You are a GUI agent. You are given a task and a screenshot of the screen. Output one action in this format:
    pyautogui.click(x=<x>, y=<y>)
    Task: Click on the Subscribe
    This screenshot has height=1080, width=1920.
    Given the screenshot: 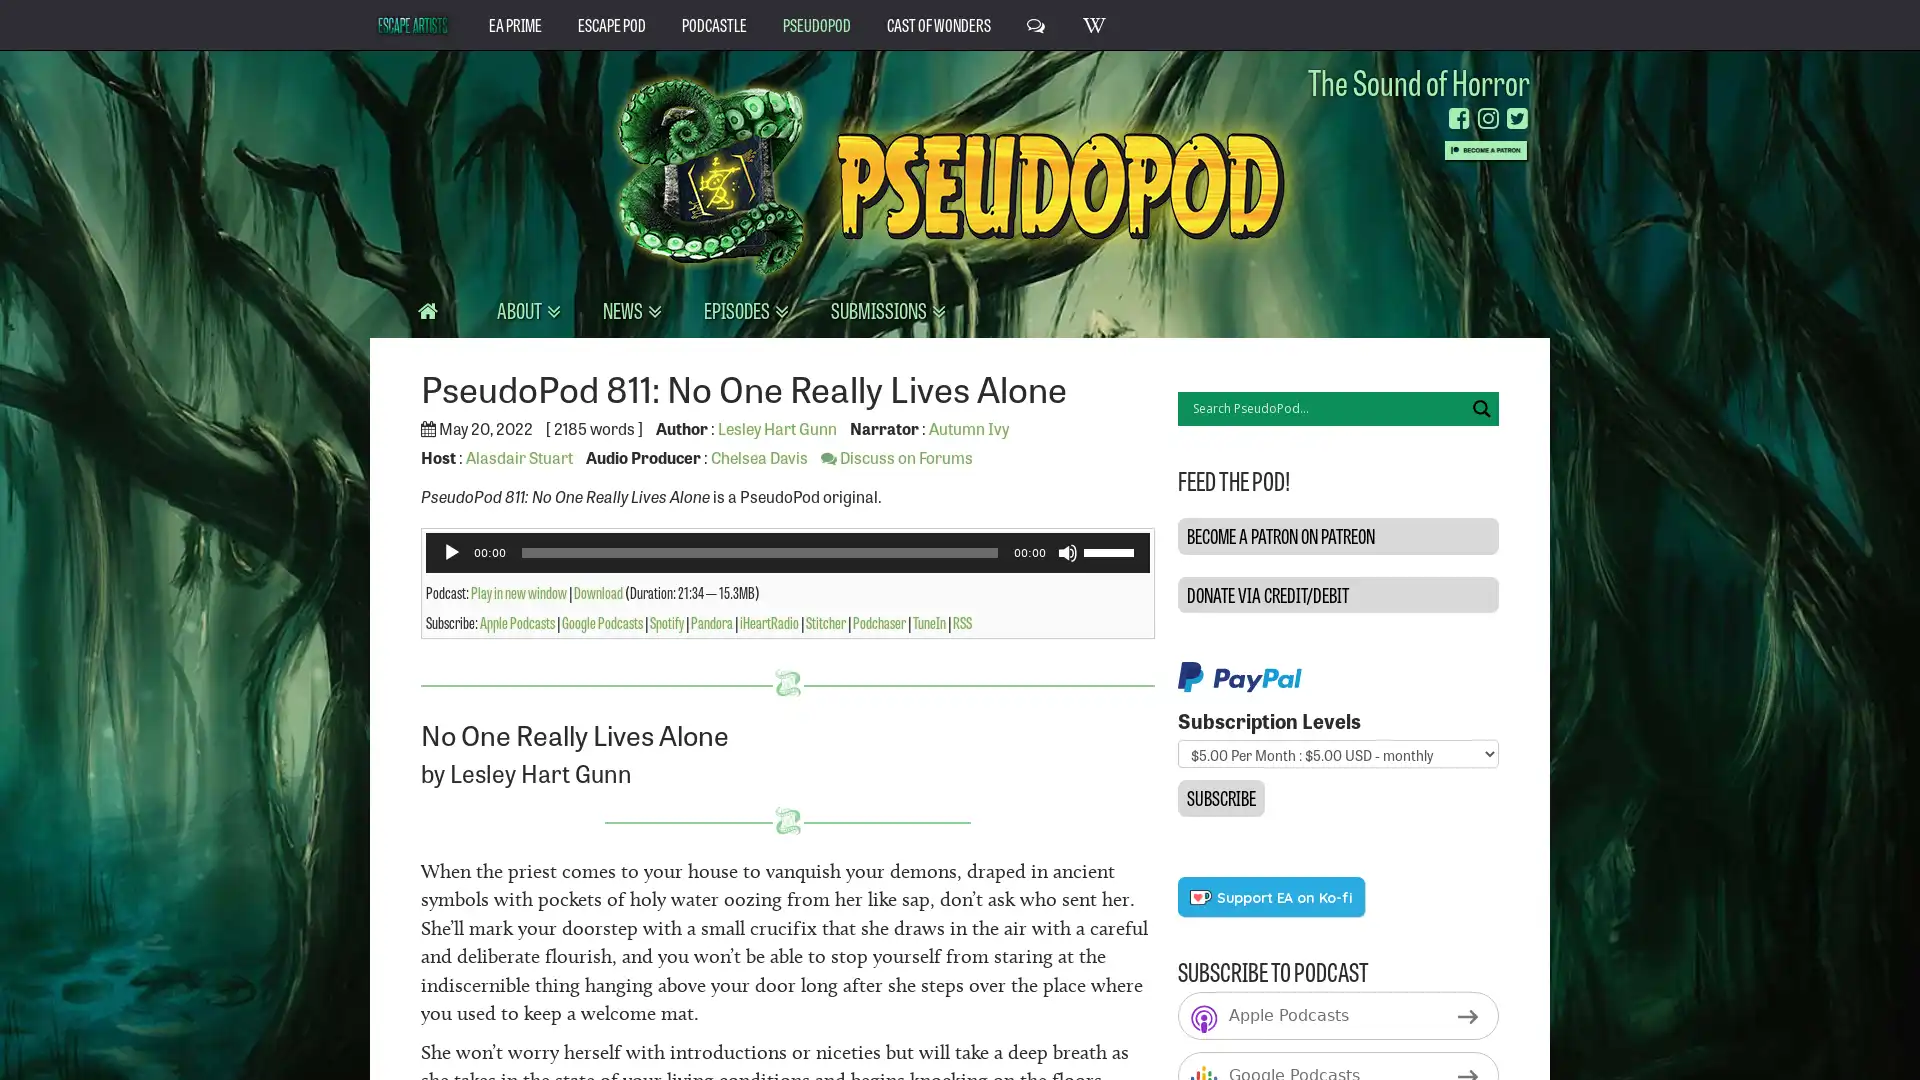 What is the action you would take?
    pyautogui.click(x=1219, y=797)
    